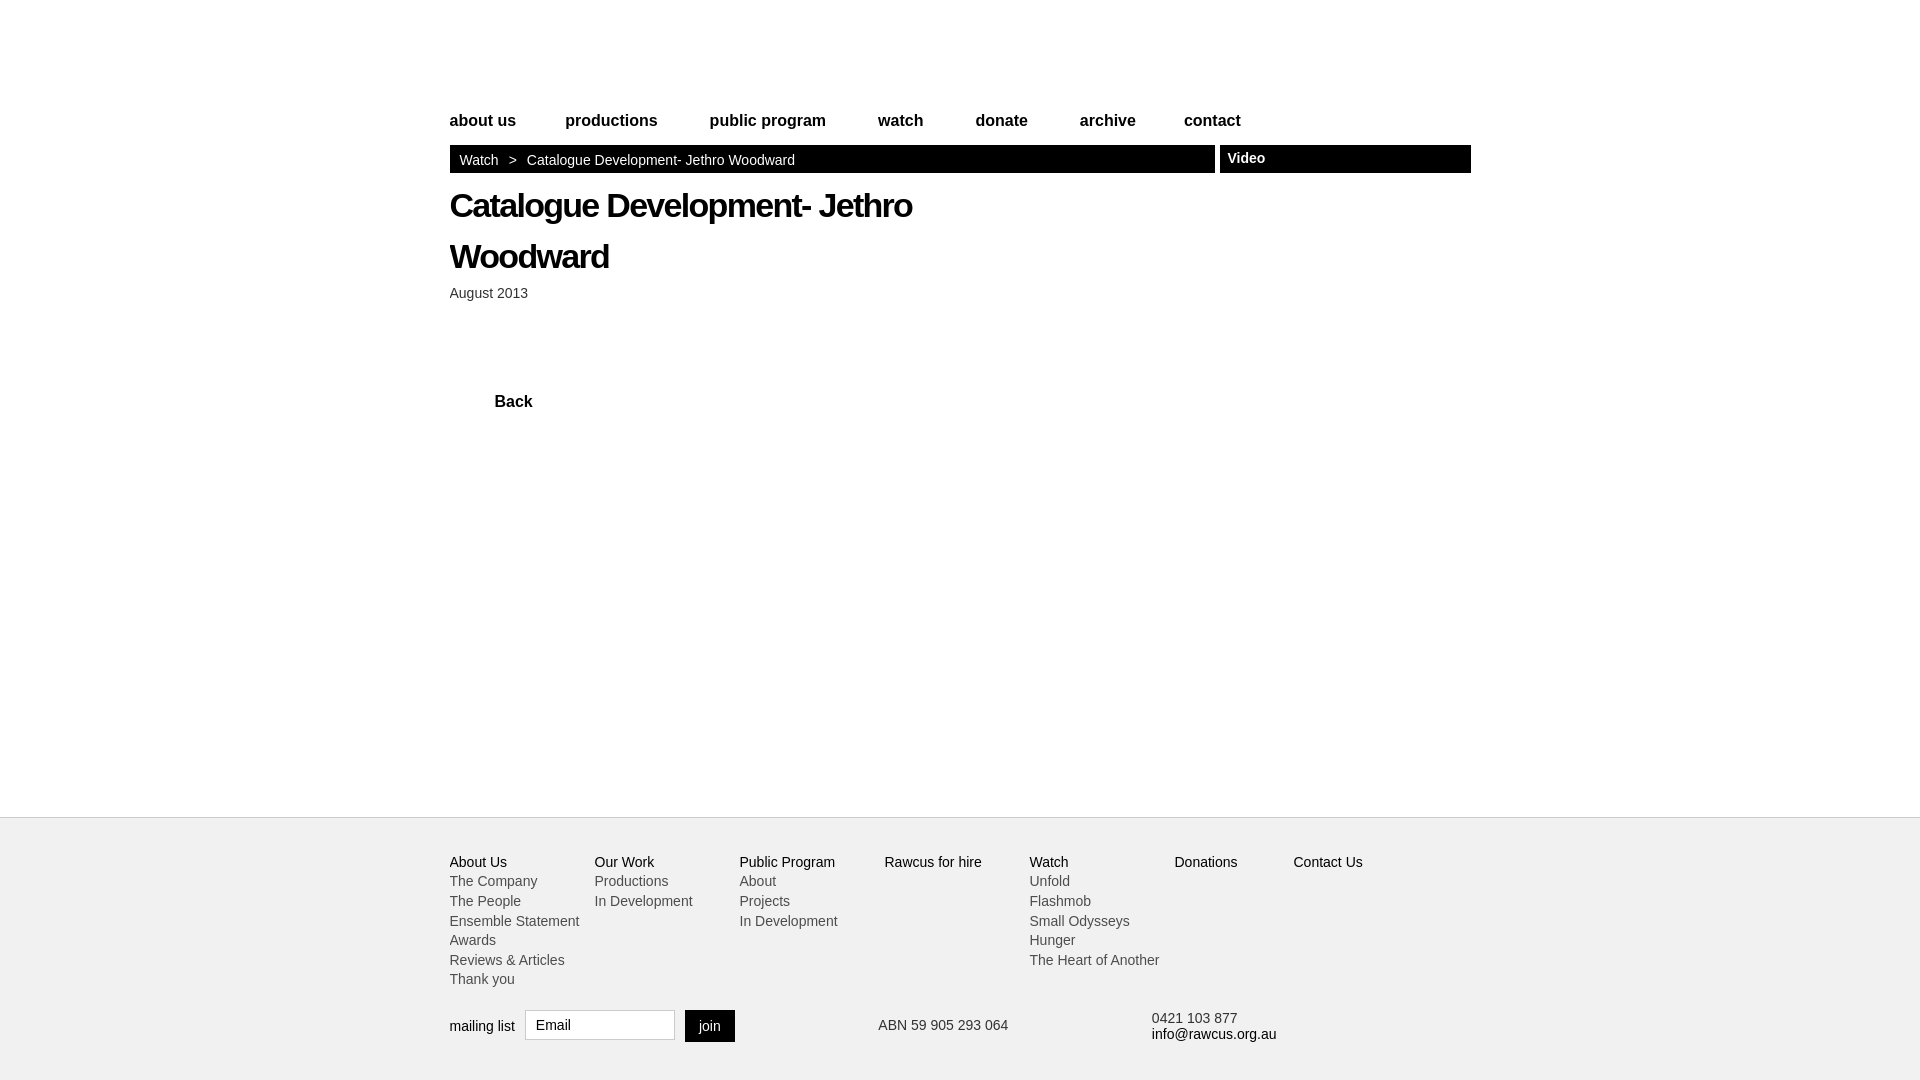  Describe the element at coordinates (757, 879) in the screenshot. I see `'About'` at that location.